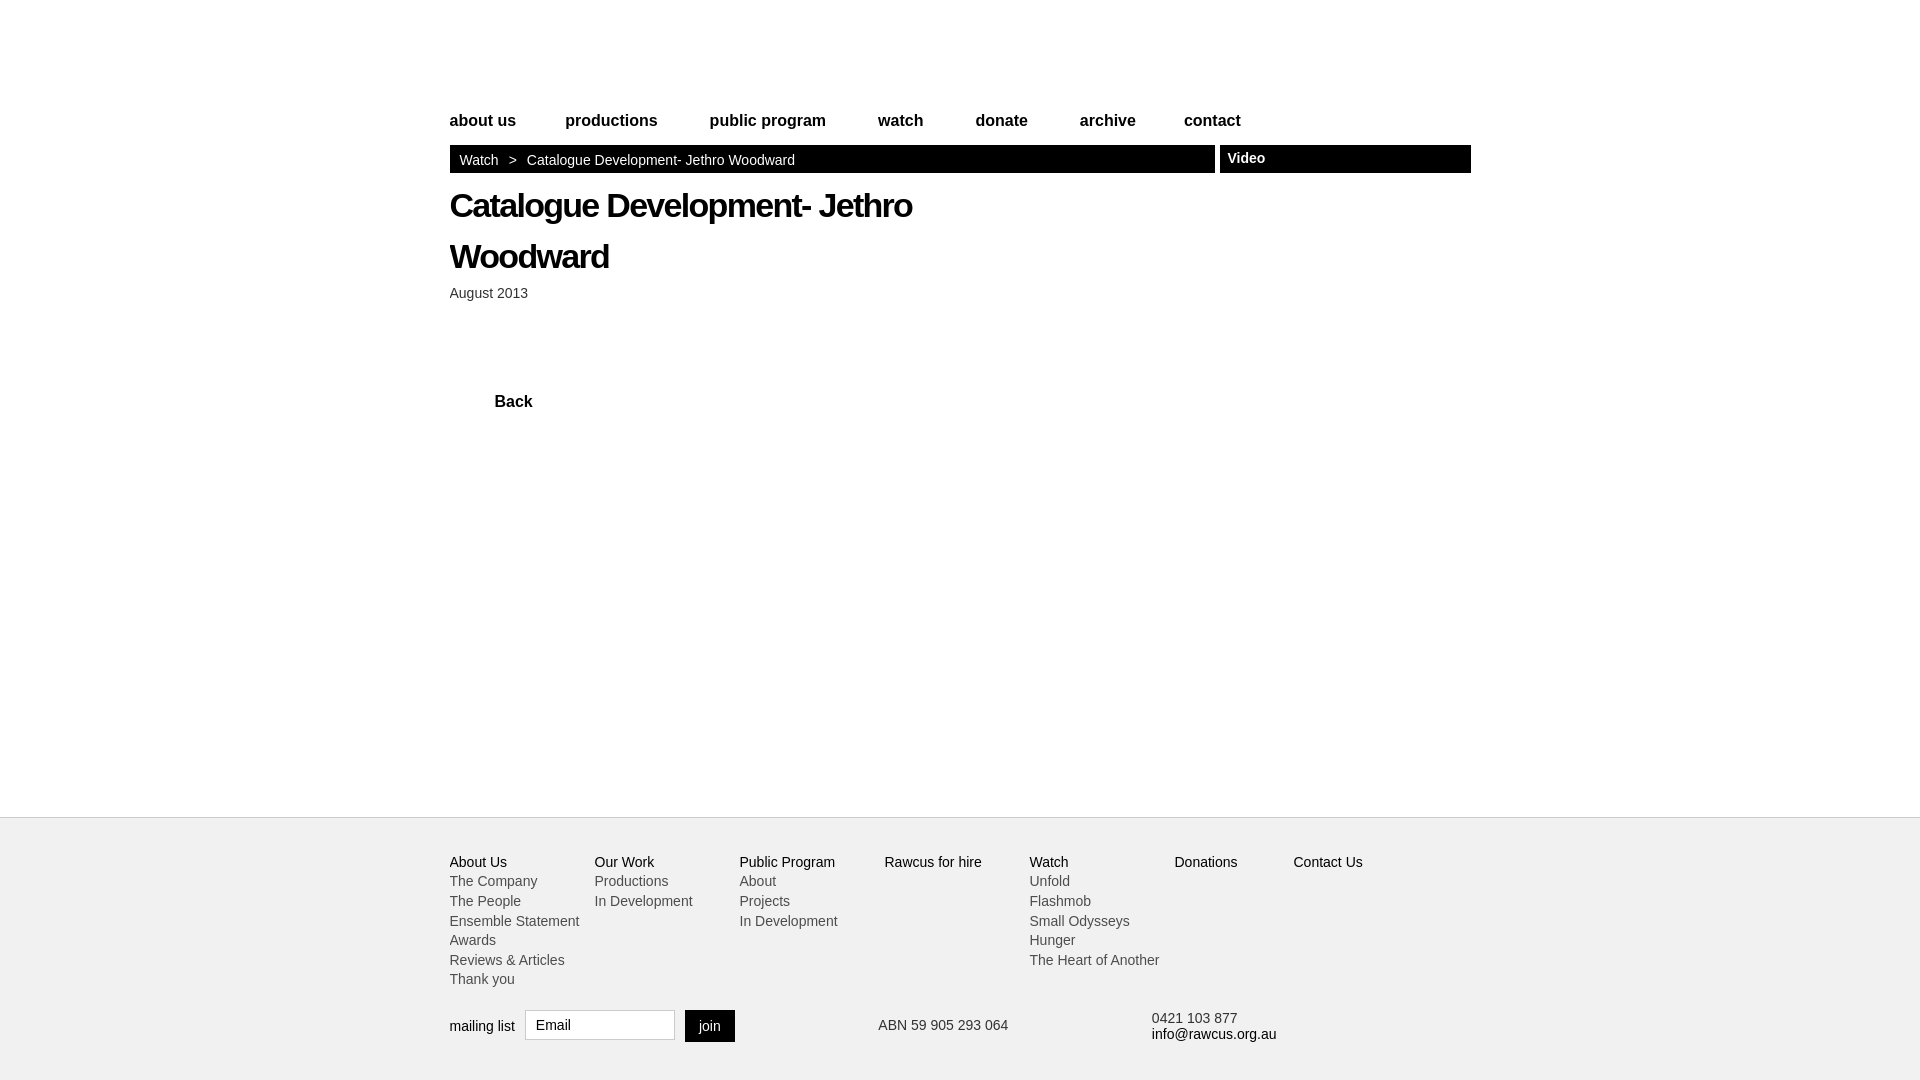  Describe the element at coordinates (757, 879) in the screenshot. I see `'About'` at that location.